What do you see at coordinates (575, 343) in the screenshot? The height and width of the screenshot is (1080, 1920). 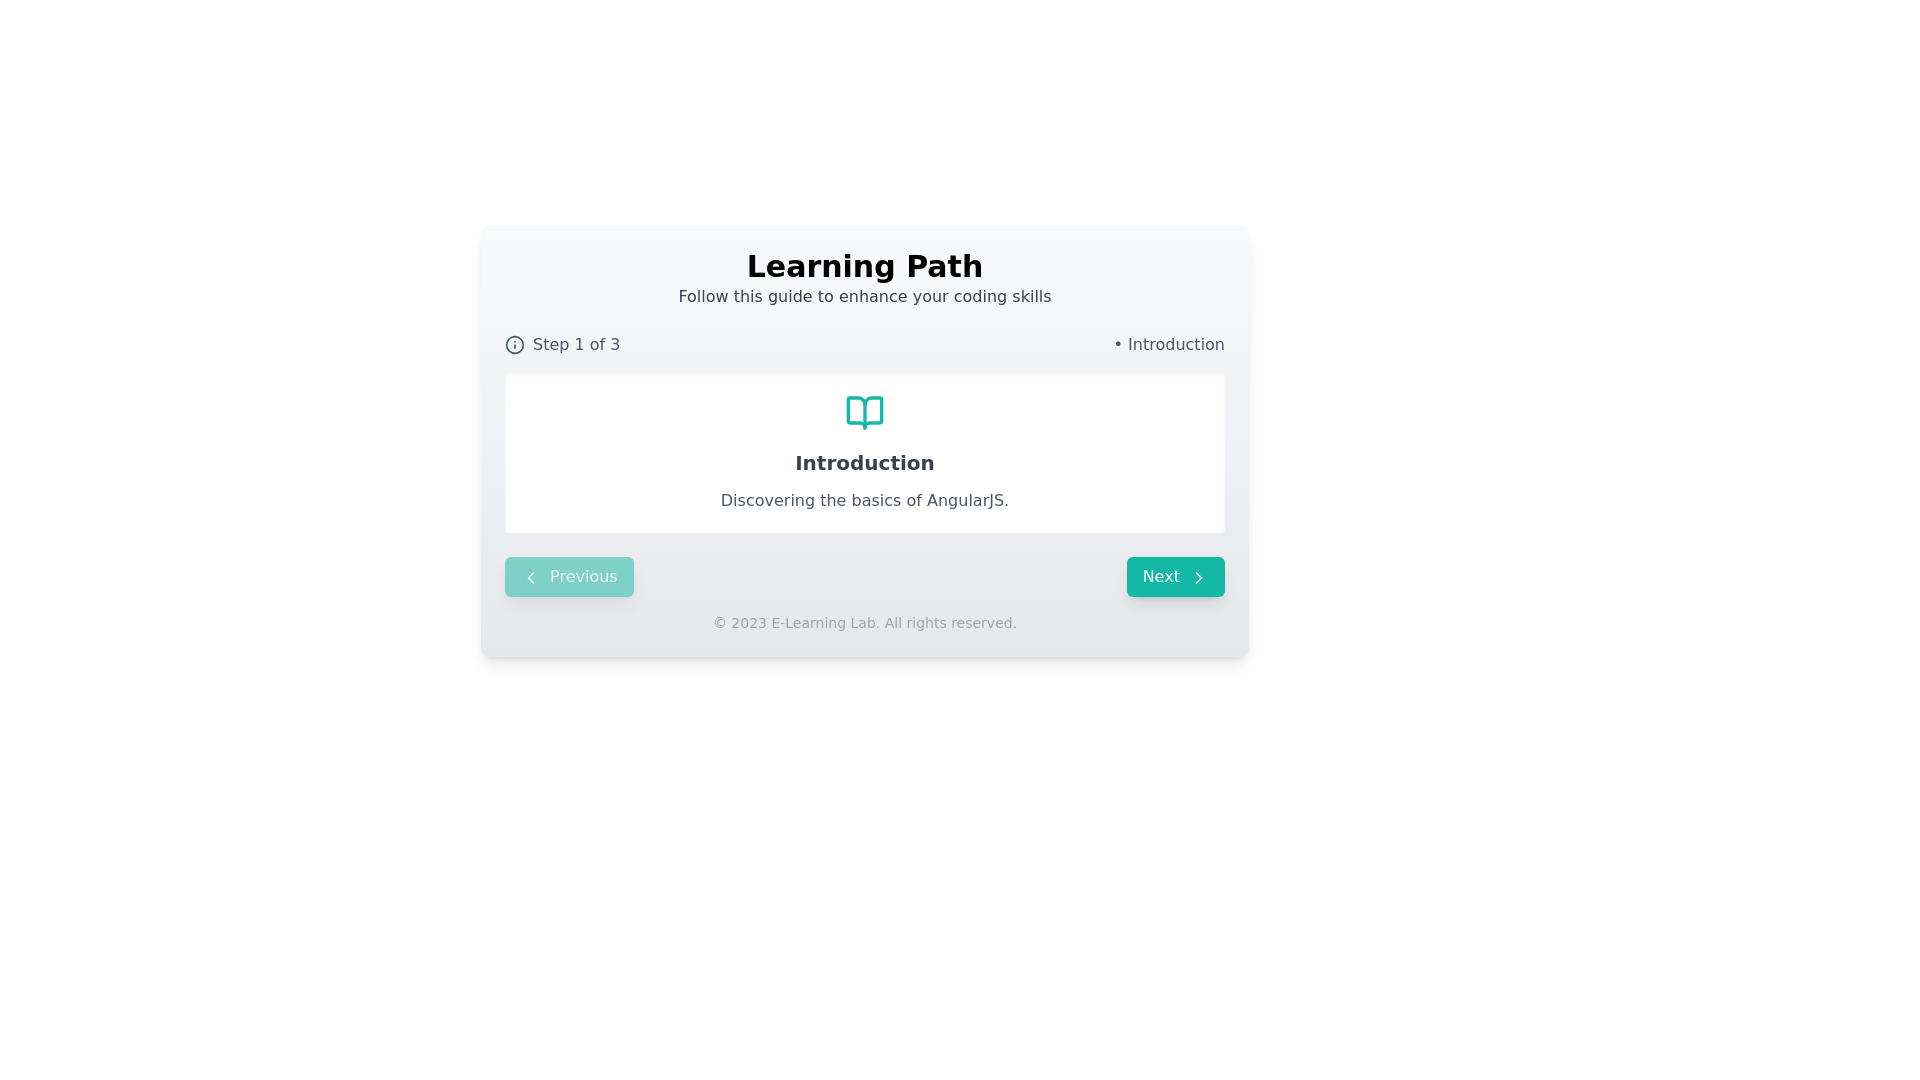 I see `the Text label that displays the current step '1' out of '3' in the progress indicator, located to the right of an information icon` at bounding box center [575, 343].